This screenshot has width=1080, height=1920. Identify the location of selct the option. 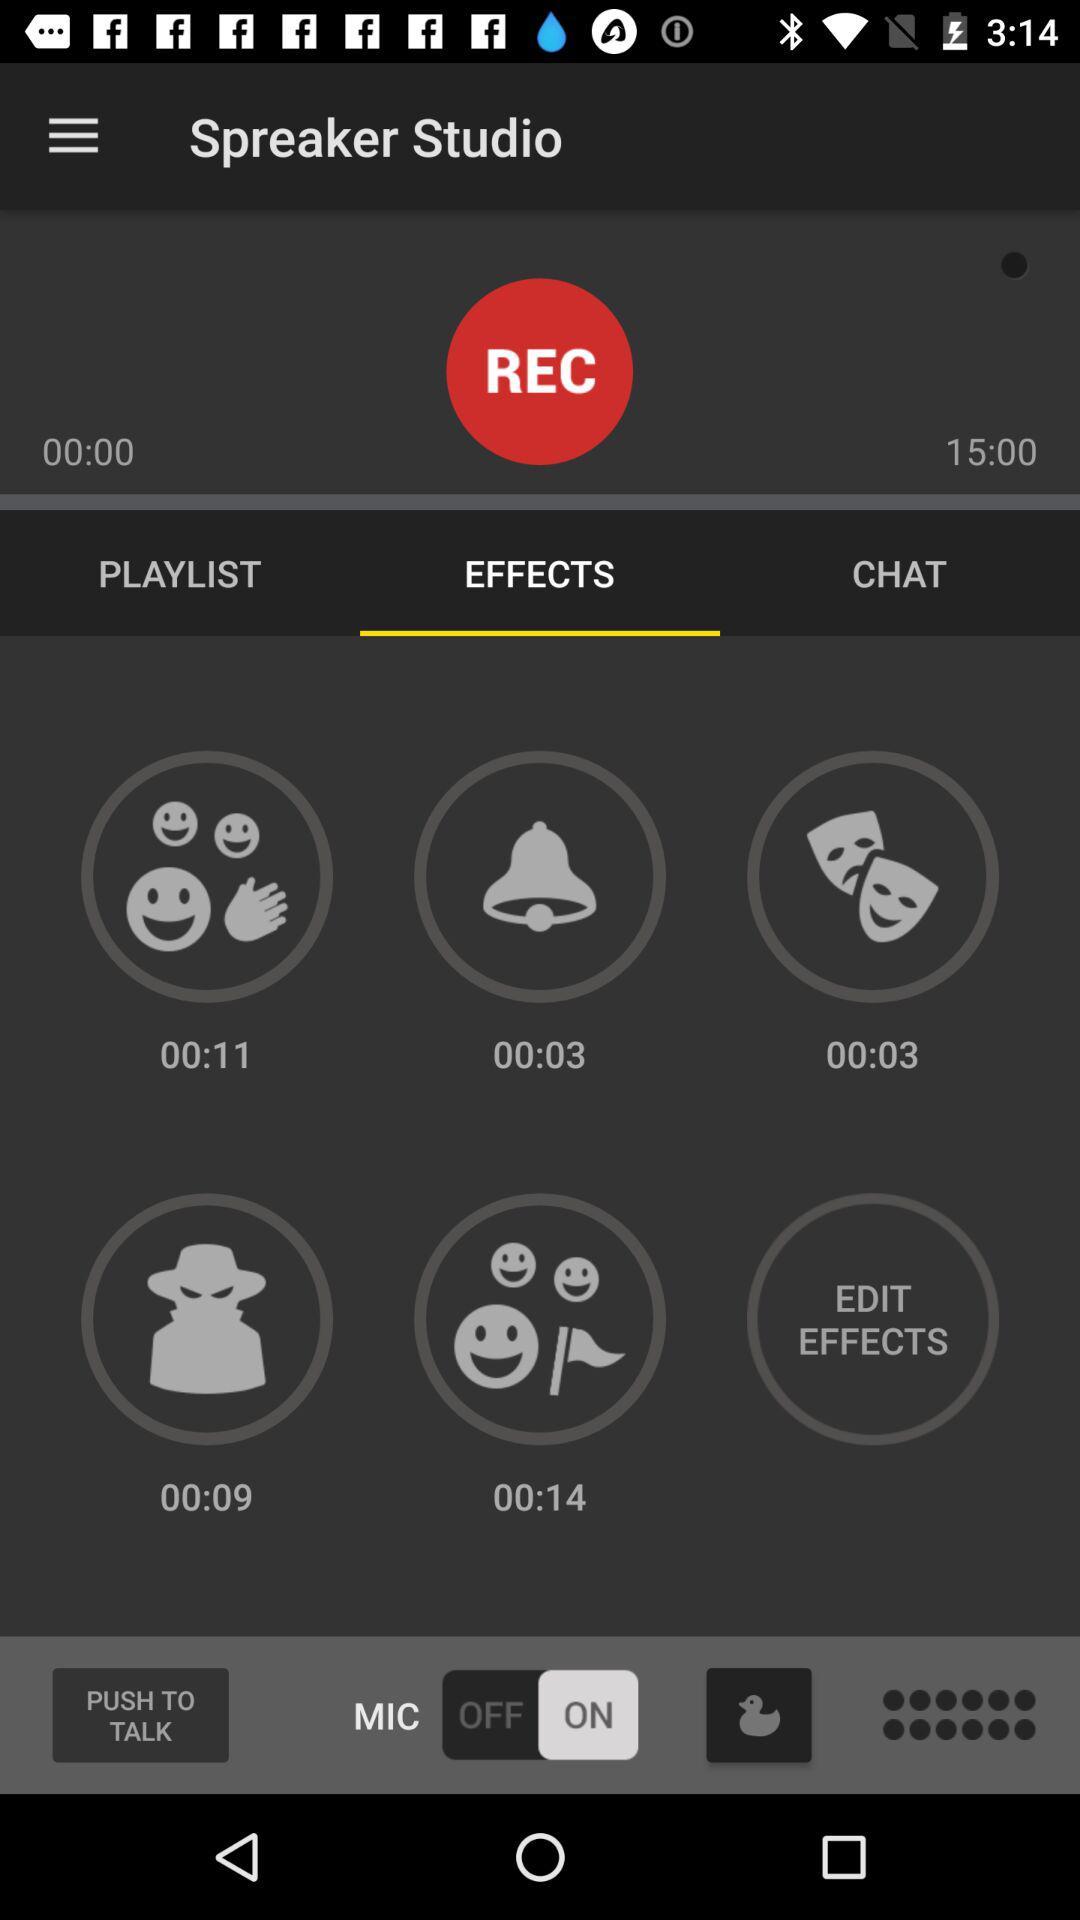
(540, 1319).